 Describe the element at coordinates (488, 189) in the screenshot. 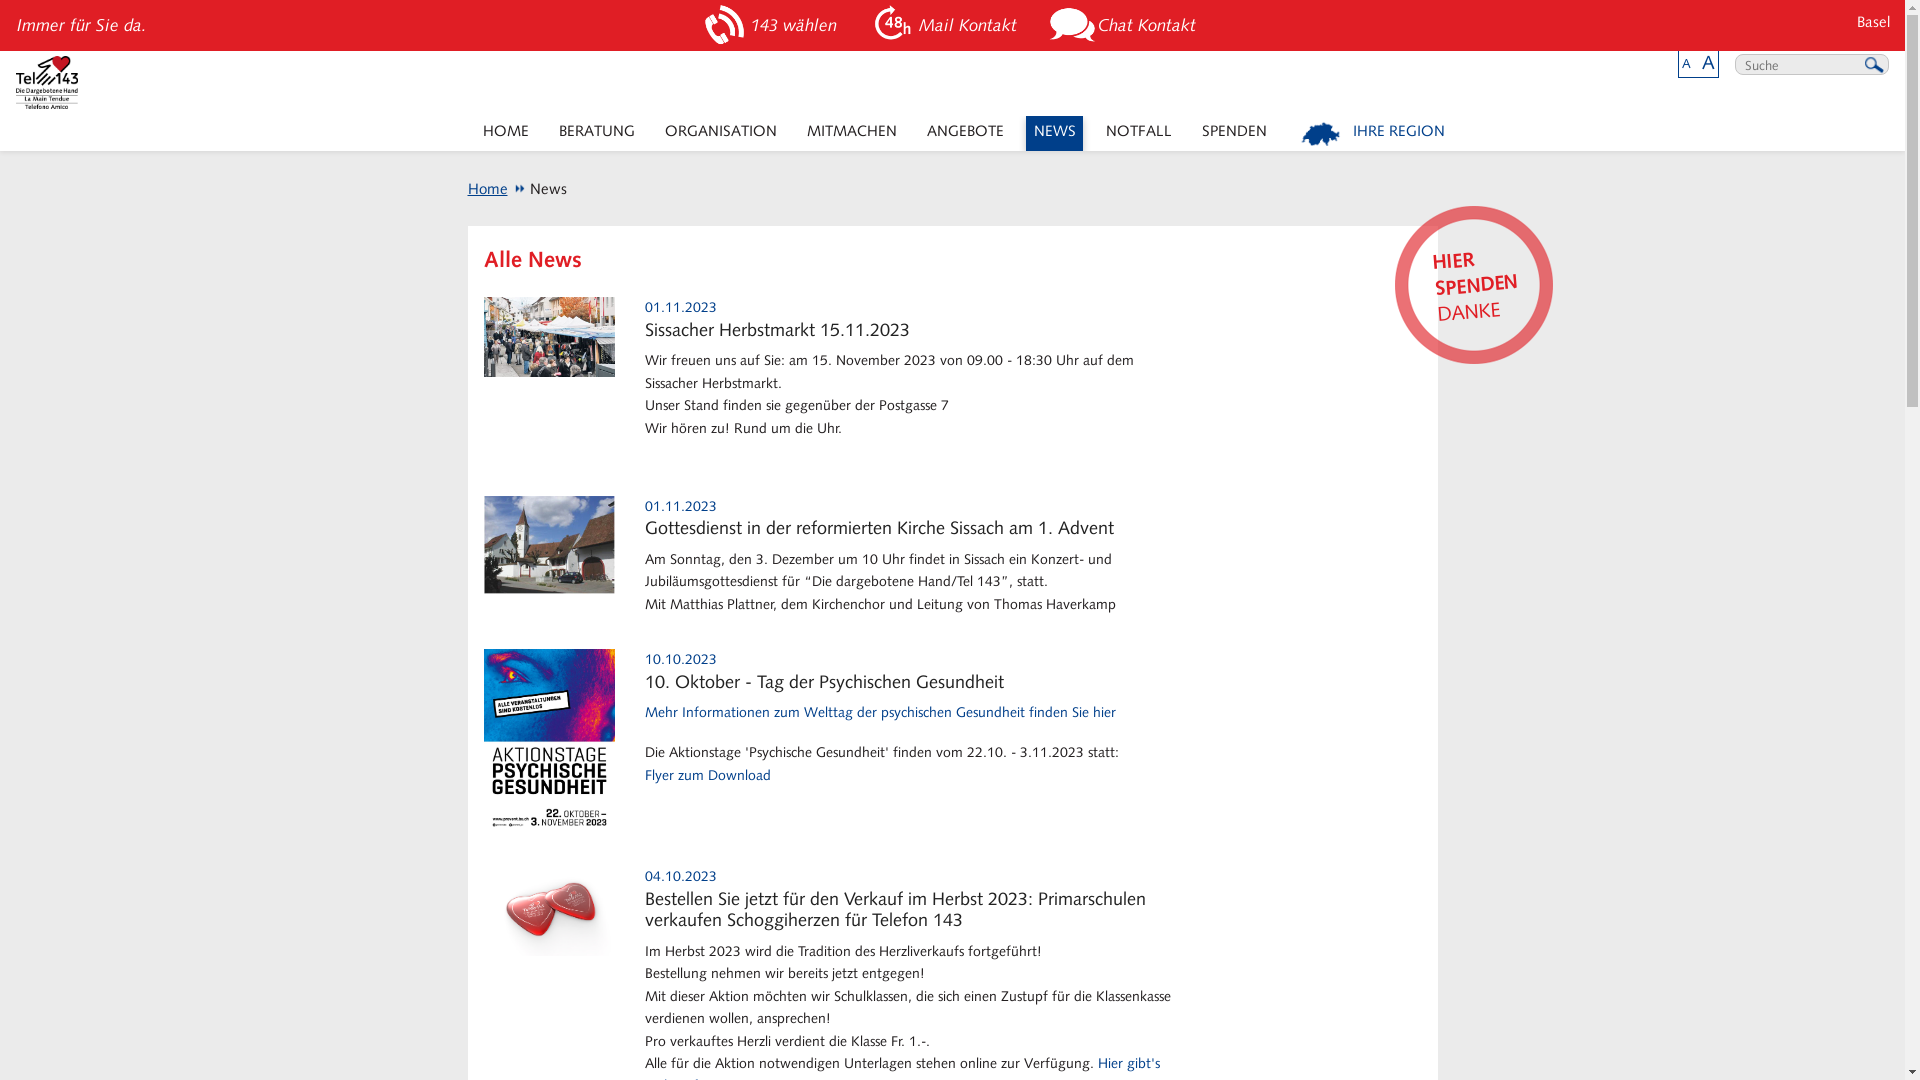

I see `'Home'` at that location.